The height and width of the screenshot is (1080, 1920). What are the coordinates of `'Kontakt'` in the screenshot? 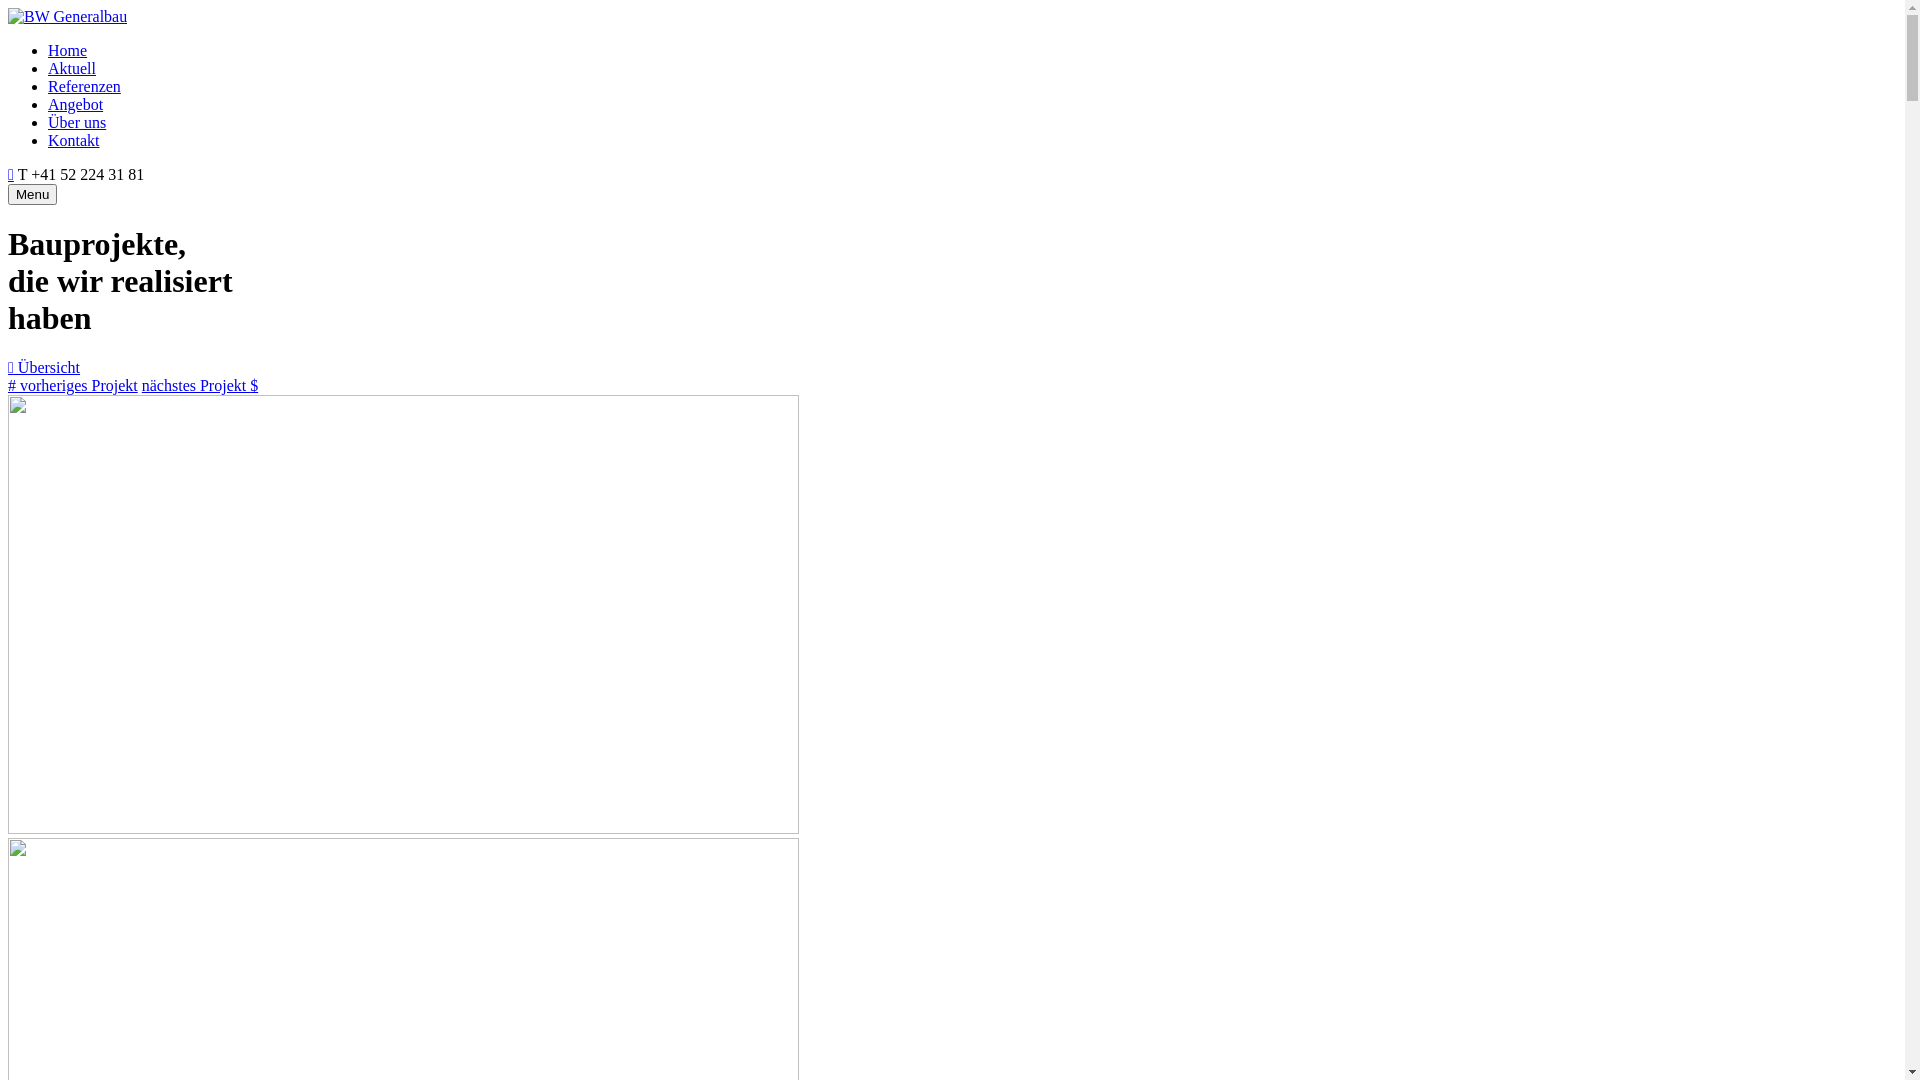 It's located at (73, 139).